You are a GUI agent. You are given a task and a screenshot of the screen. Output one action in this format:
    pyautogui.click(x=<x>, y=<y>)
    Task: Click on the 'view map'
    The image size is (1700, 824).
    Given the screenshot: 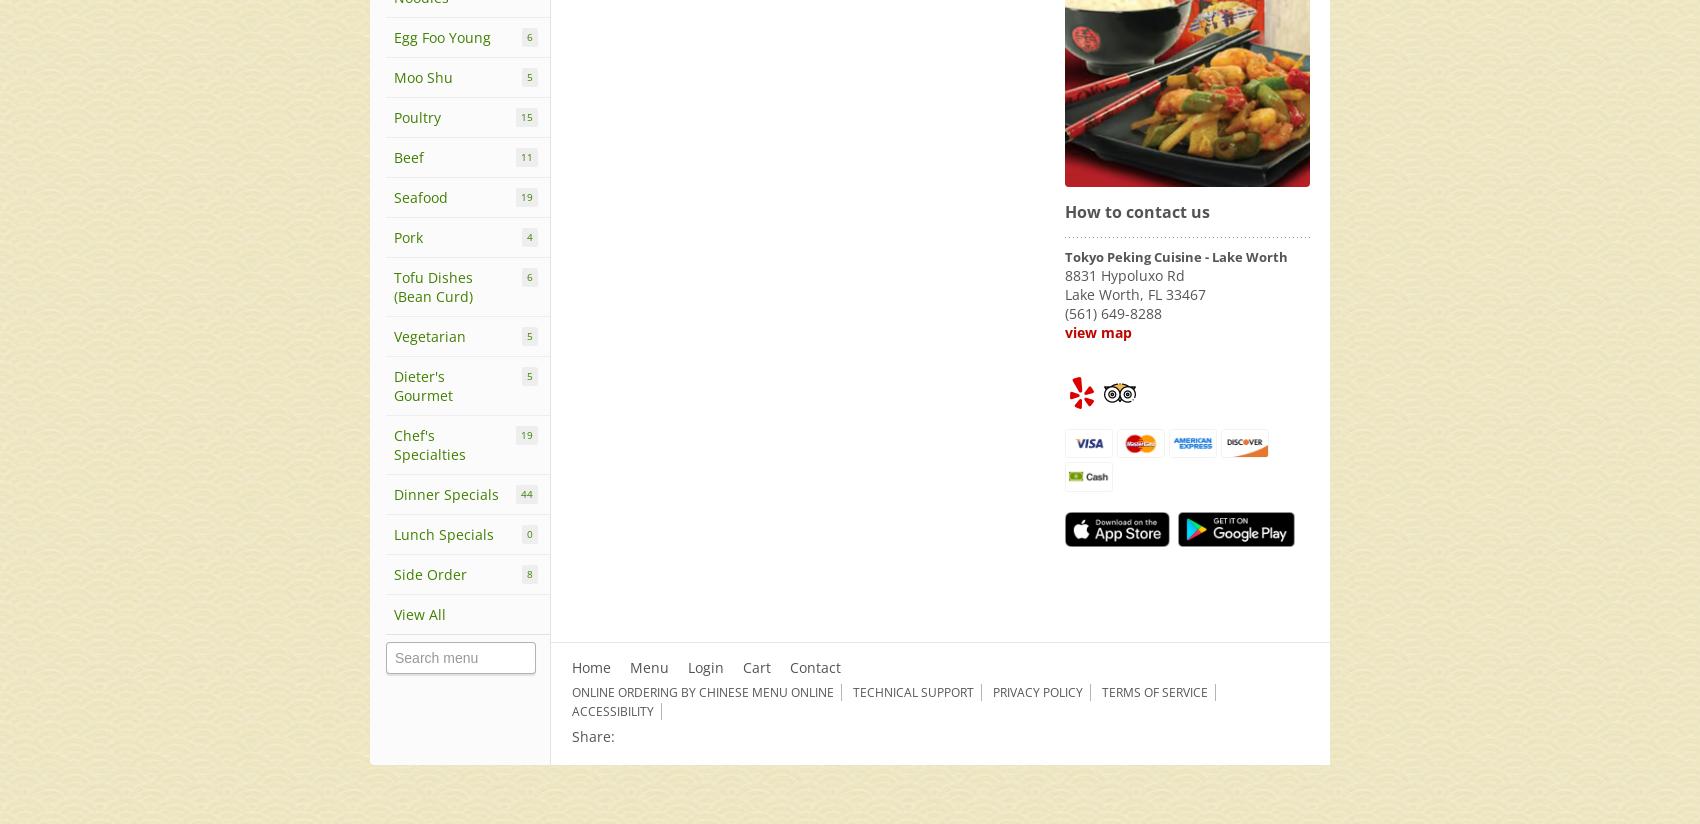 What is the action you would take?
    pyautogui.click(x=1098, y=331)
    